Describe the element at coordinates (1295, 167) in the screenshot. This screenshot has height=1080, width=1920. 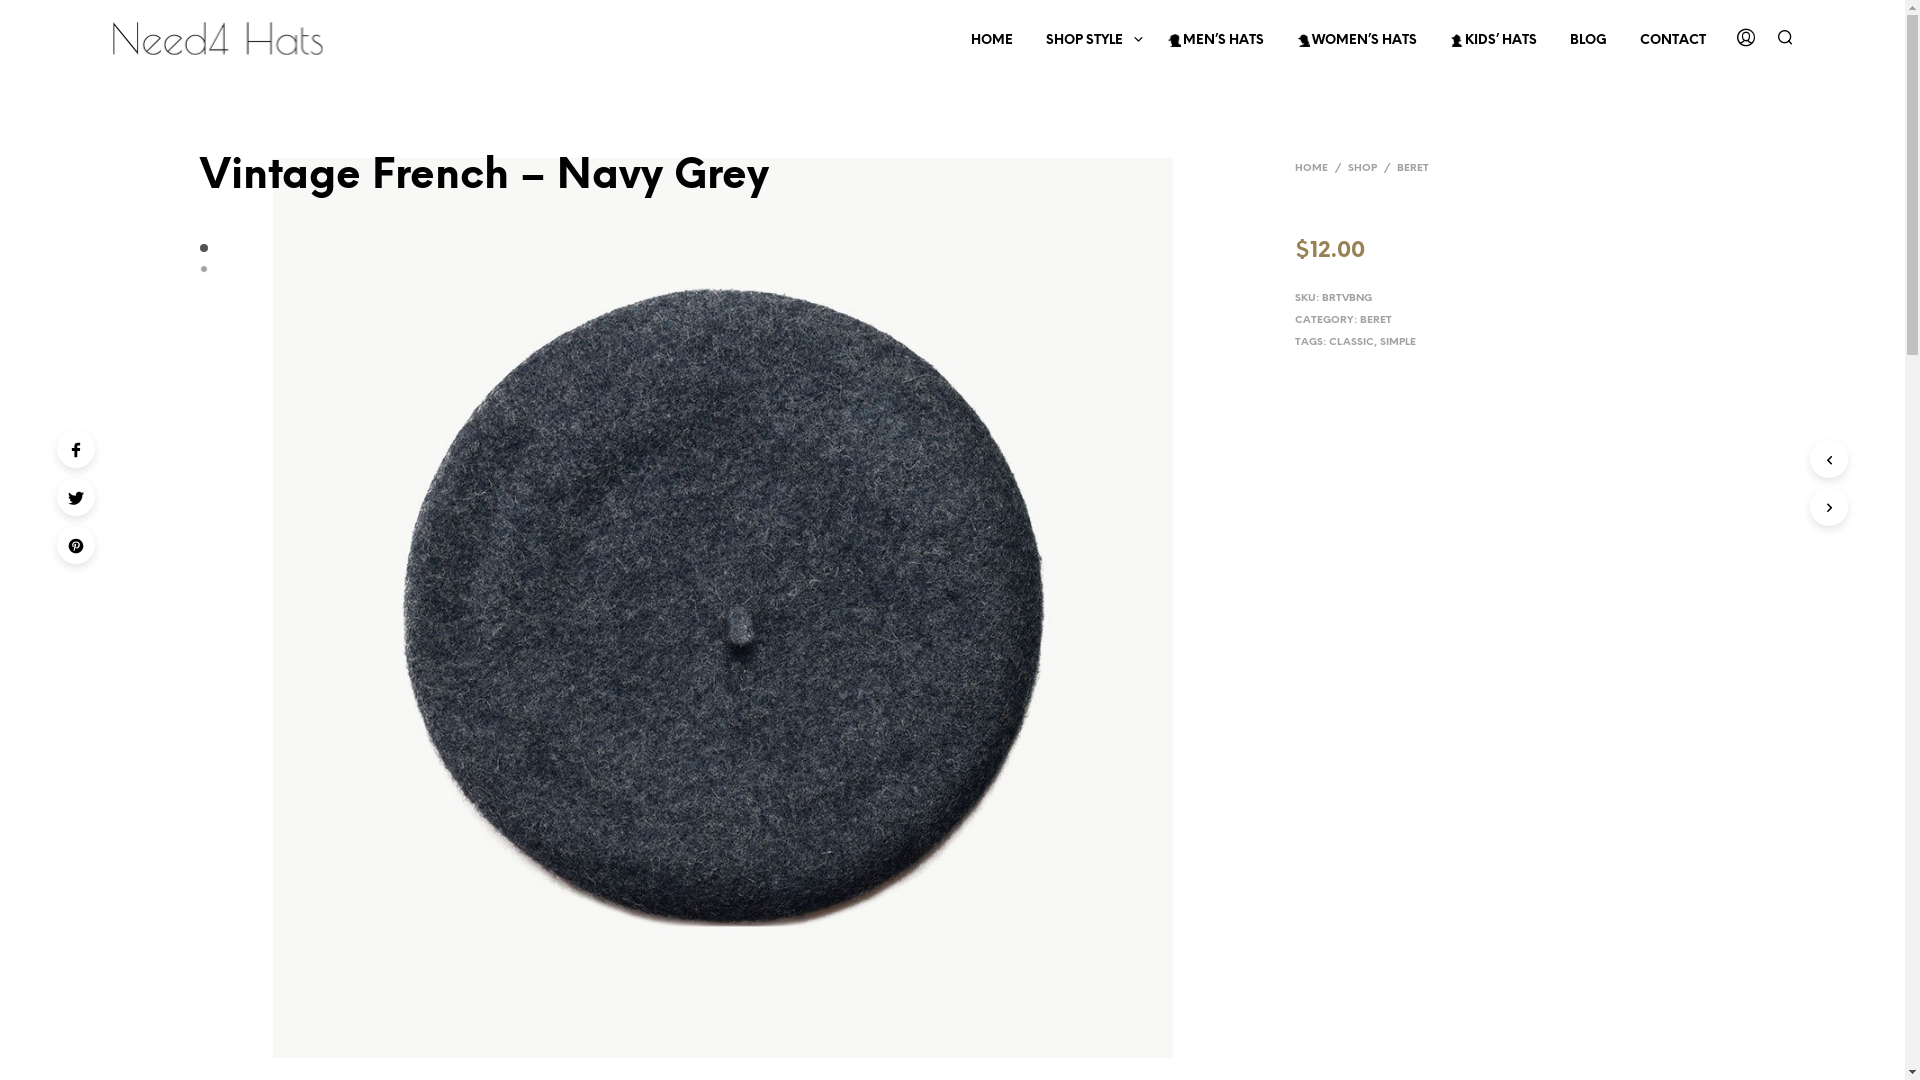
I see `'HOME'` at that location.